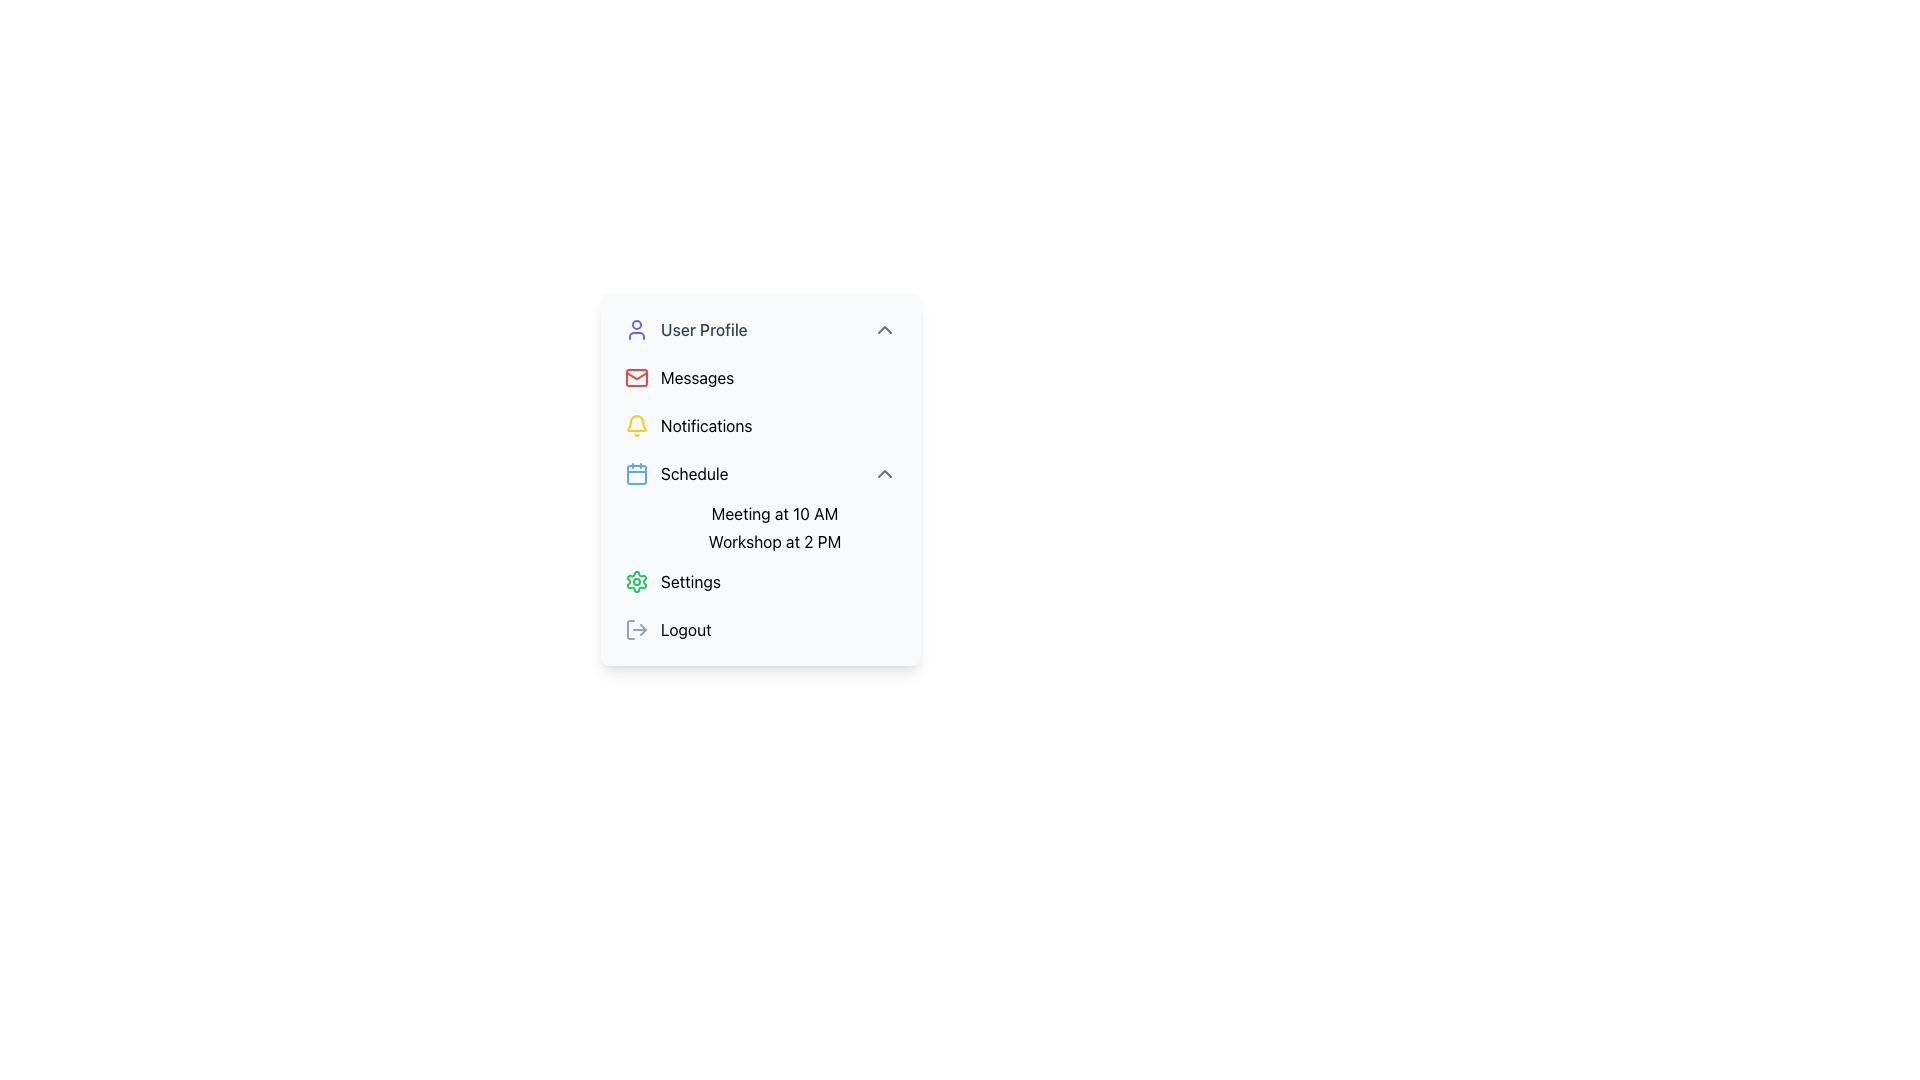 The image size is (1920, 1080). Describe the element at coordinates (636, 582) in the screenshot. I see `the green cogwheel icon representing settings, which is located to the left of the 'Settings' text in the menu` at that location.